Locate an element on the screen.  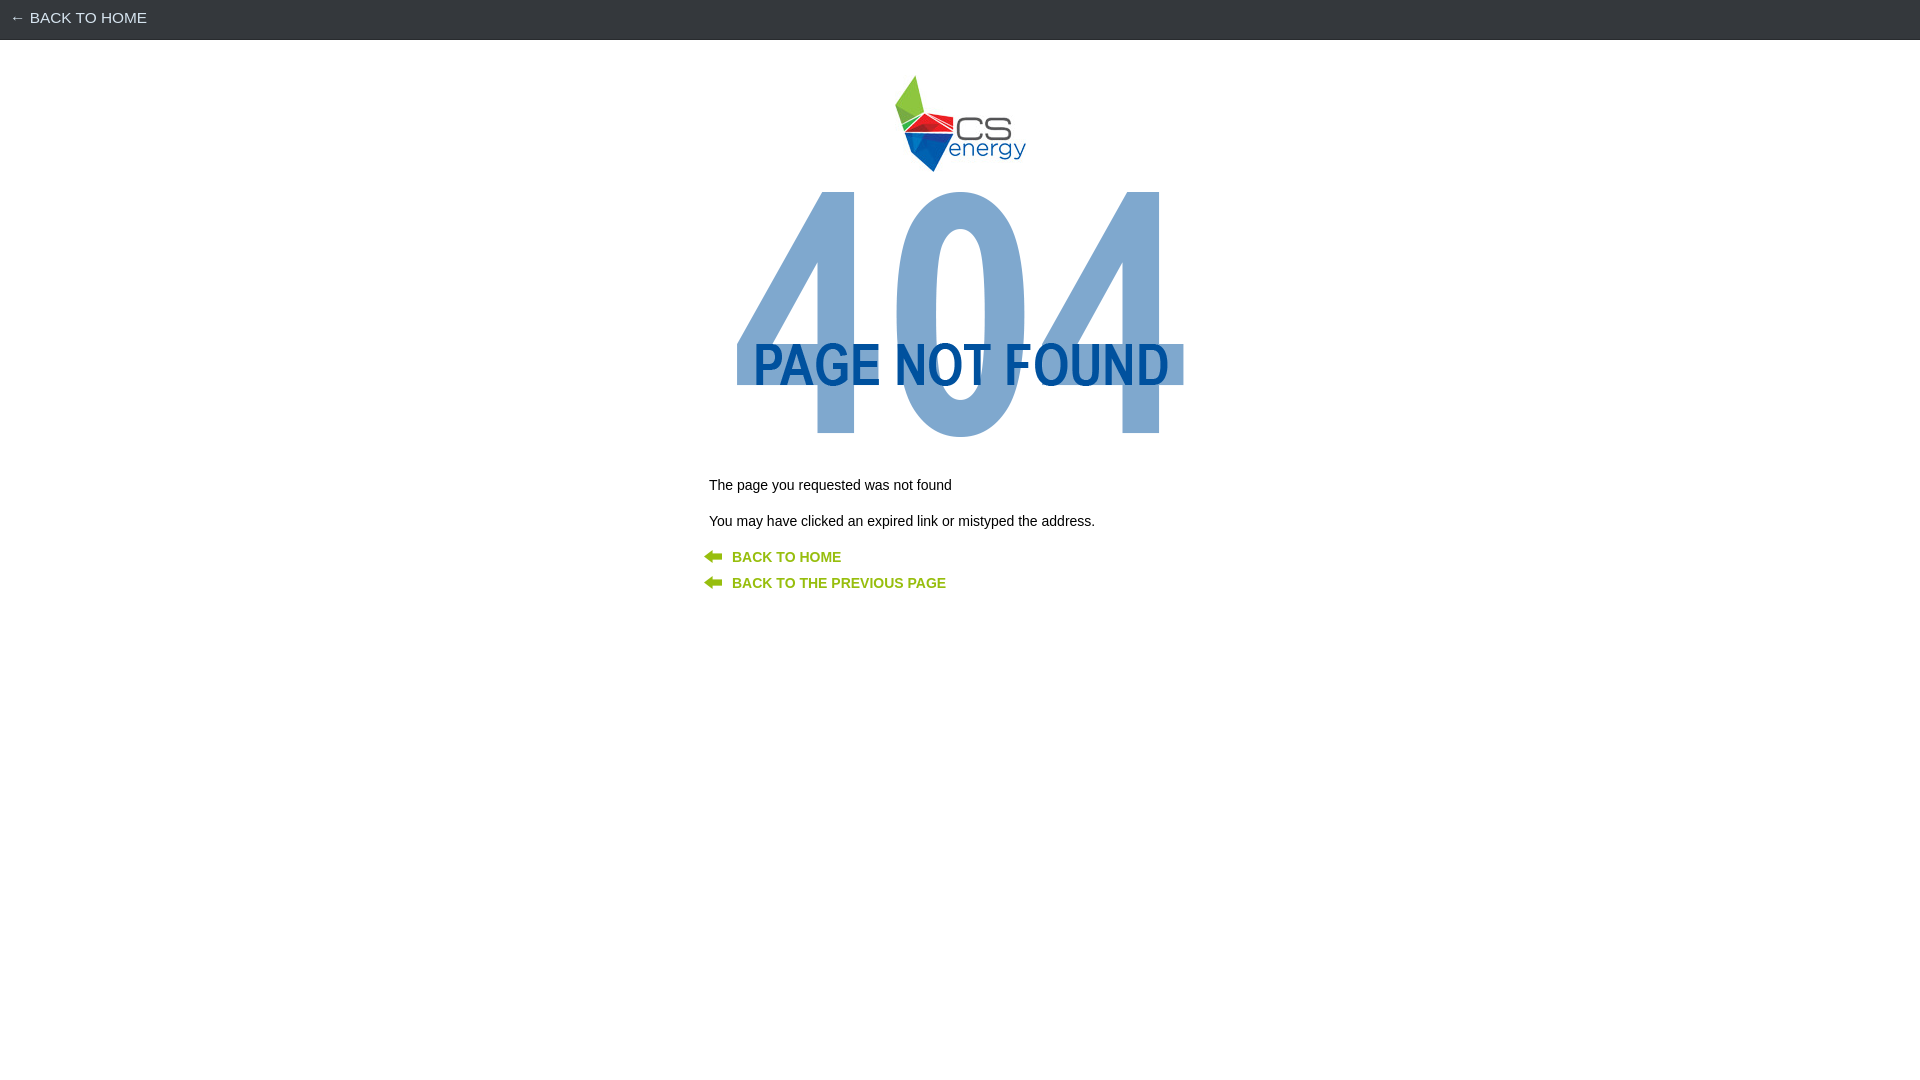
'BACK TO HOME' is located at coordinates (785, 556).